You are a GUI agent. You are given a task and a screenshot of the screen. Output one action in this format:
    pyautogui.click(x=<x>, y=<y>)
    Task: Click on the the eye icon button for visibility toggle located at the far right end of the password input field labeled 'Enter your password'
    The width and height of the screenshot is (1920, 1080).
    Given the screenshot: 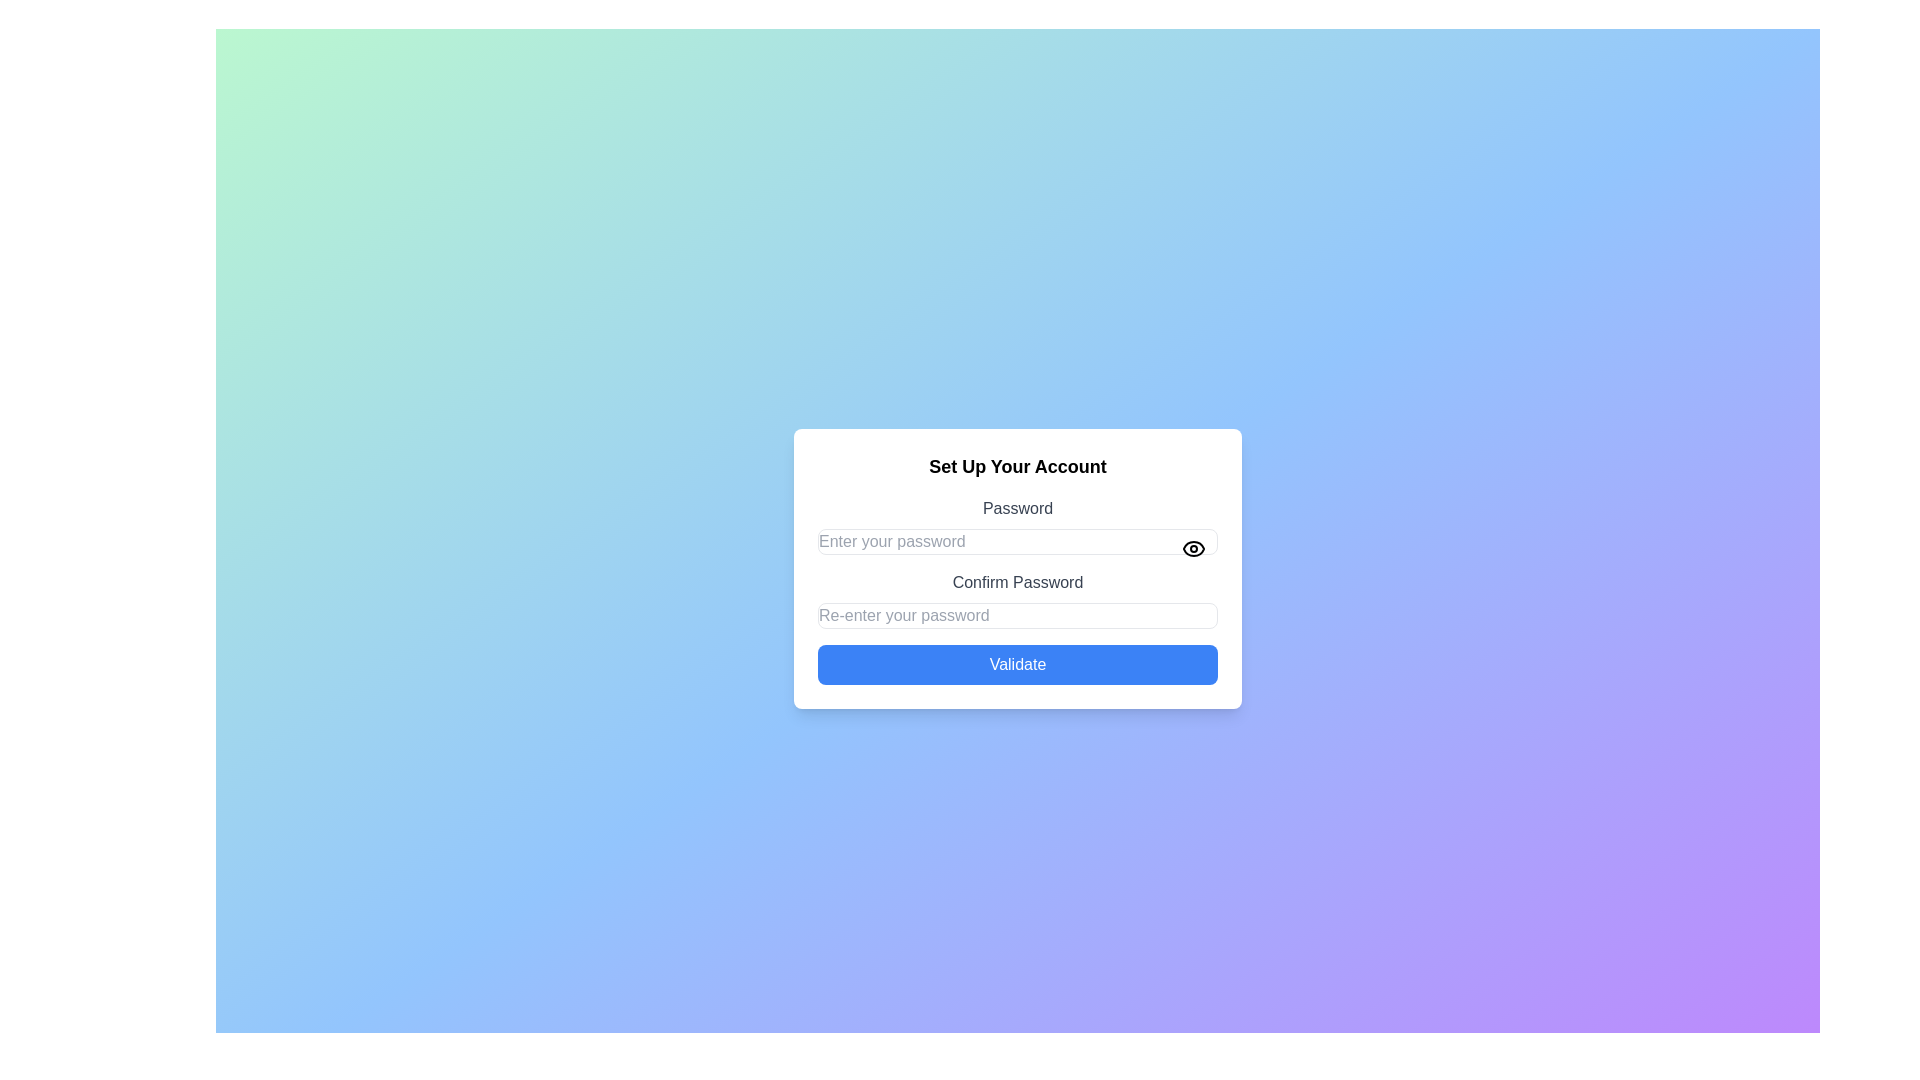 What is the action you would take?
    pyautogui.click(x=1194, y=548)
    